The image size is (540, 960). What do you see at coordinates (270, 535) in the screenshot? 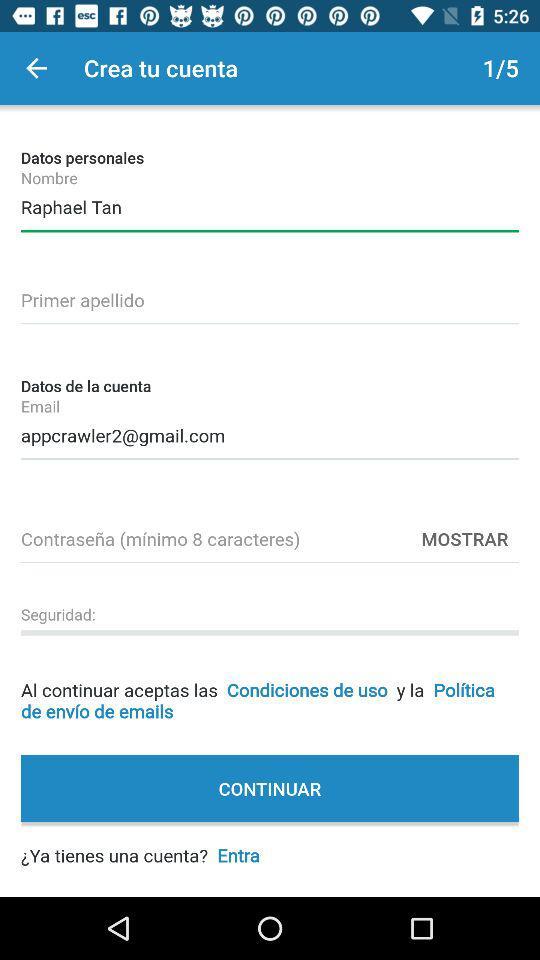
I see `your password with at least eight characters` at bounding box center [270, 535].